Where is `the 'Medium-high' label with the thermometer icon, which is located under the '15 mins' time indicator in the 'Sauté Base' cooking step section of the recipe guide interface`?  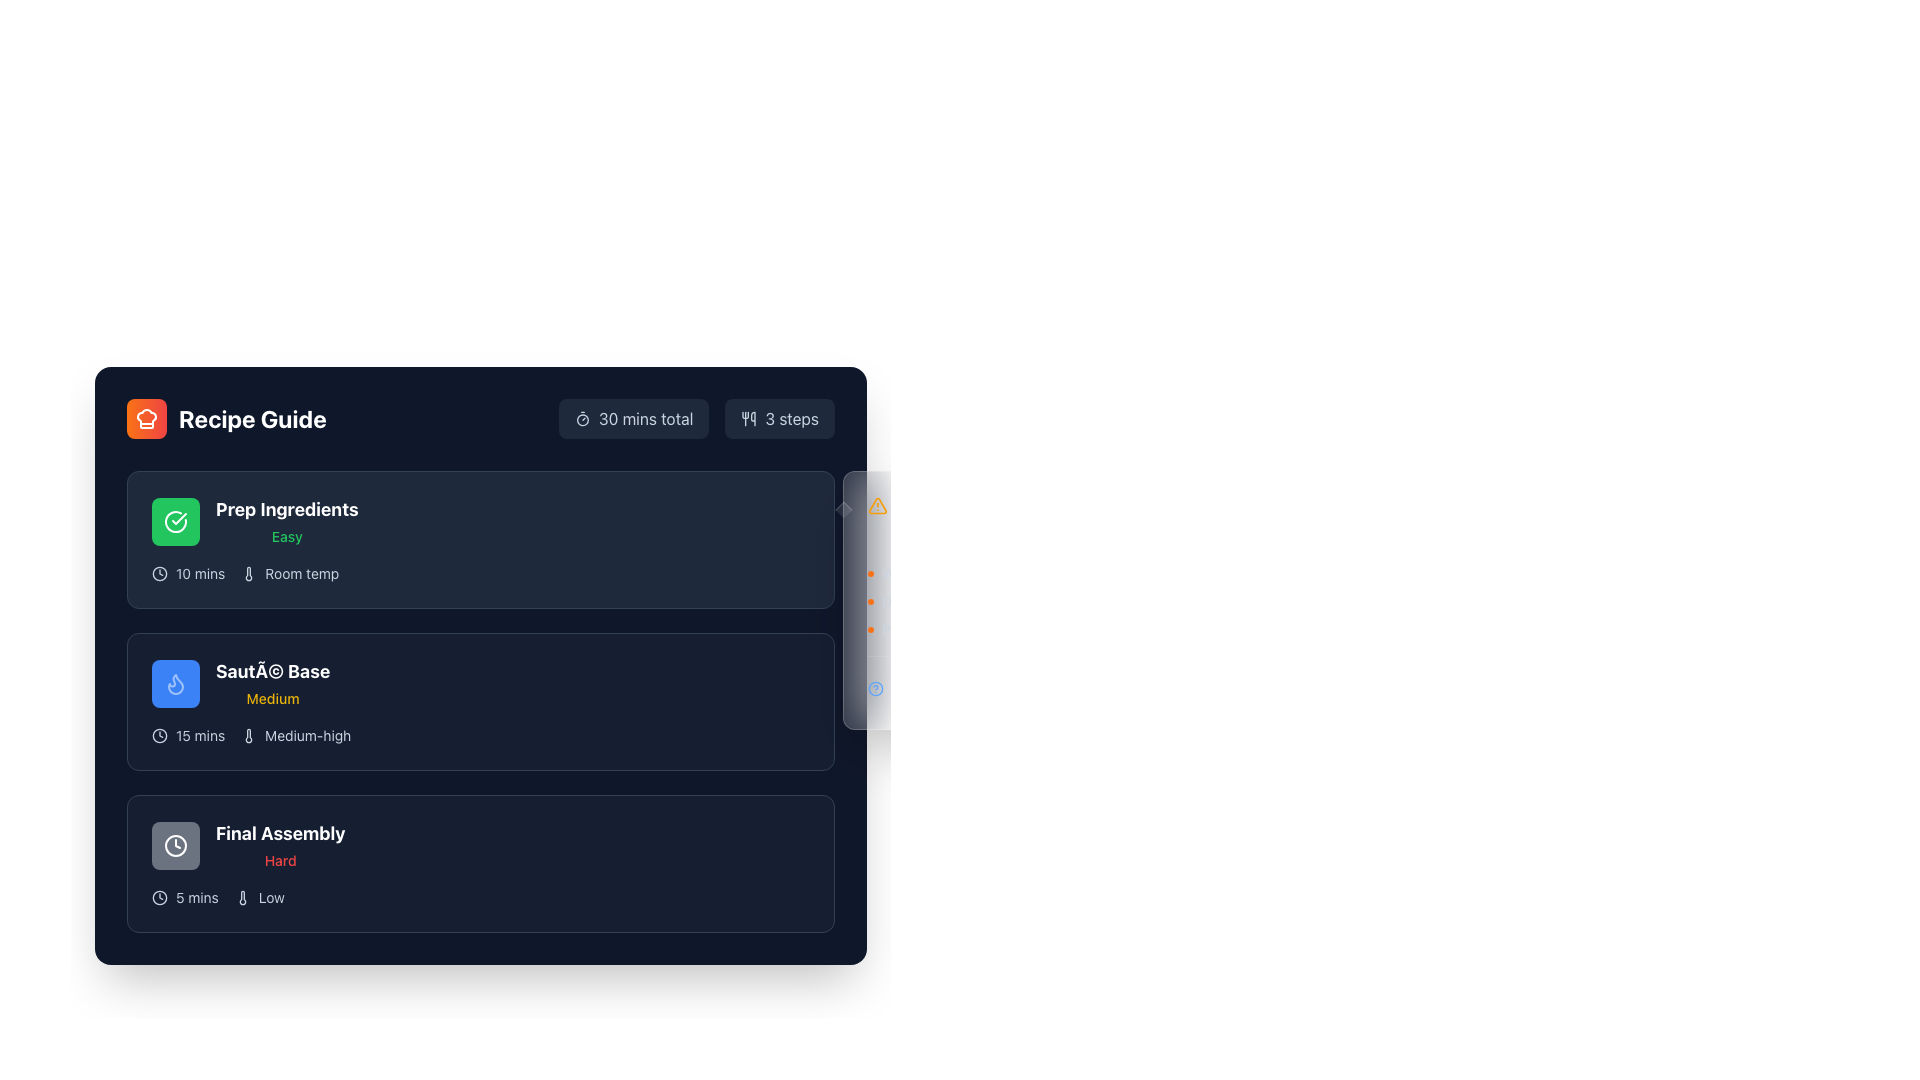 the 'Medium-high' label with the thermometer icon, which is located under the '15 mins' time indicator in the 'Sauté Base' cooking step section of the recipe guide interface is located at coordinates (295, 736).